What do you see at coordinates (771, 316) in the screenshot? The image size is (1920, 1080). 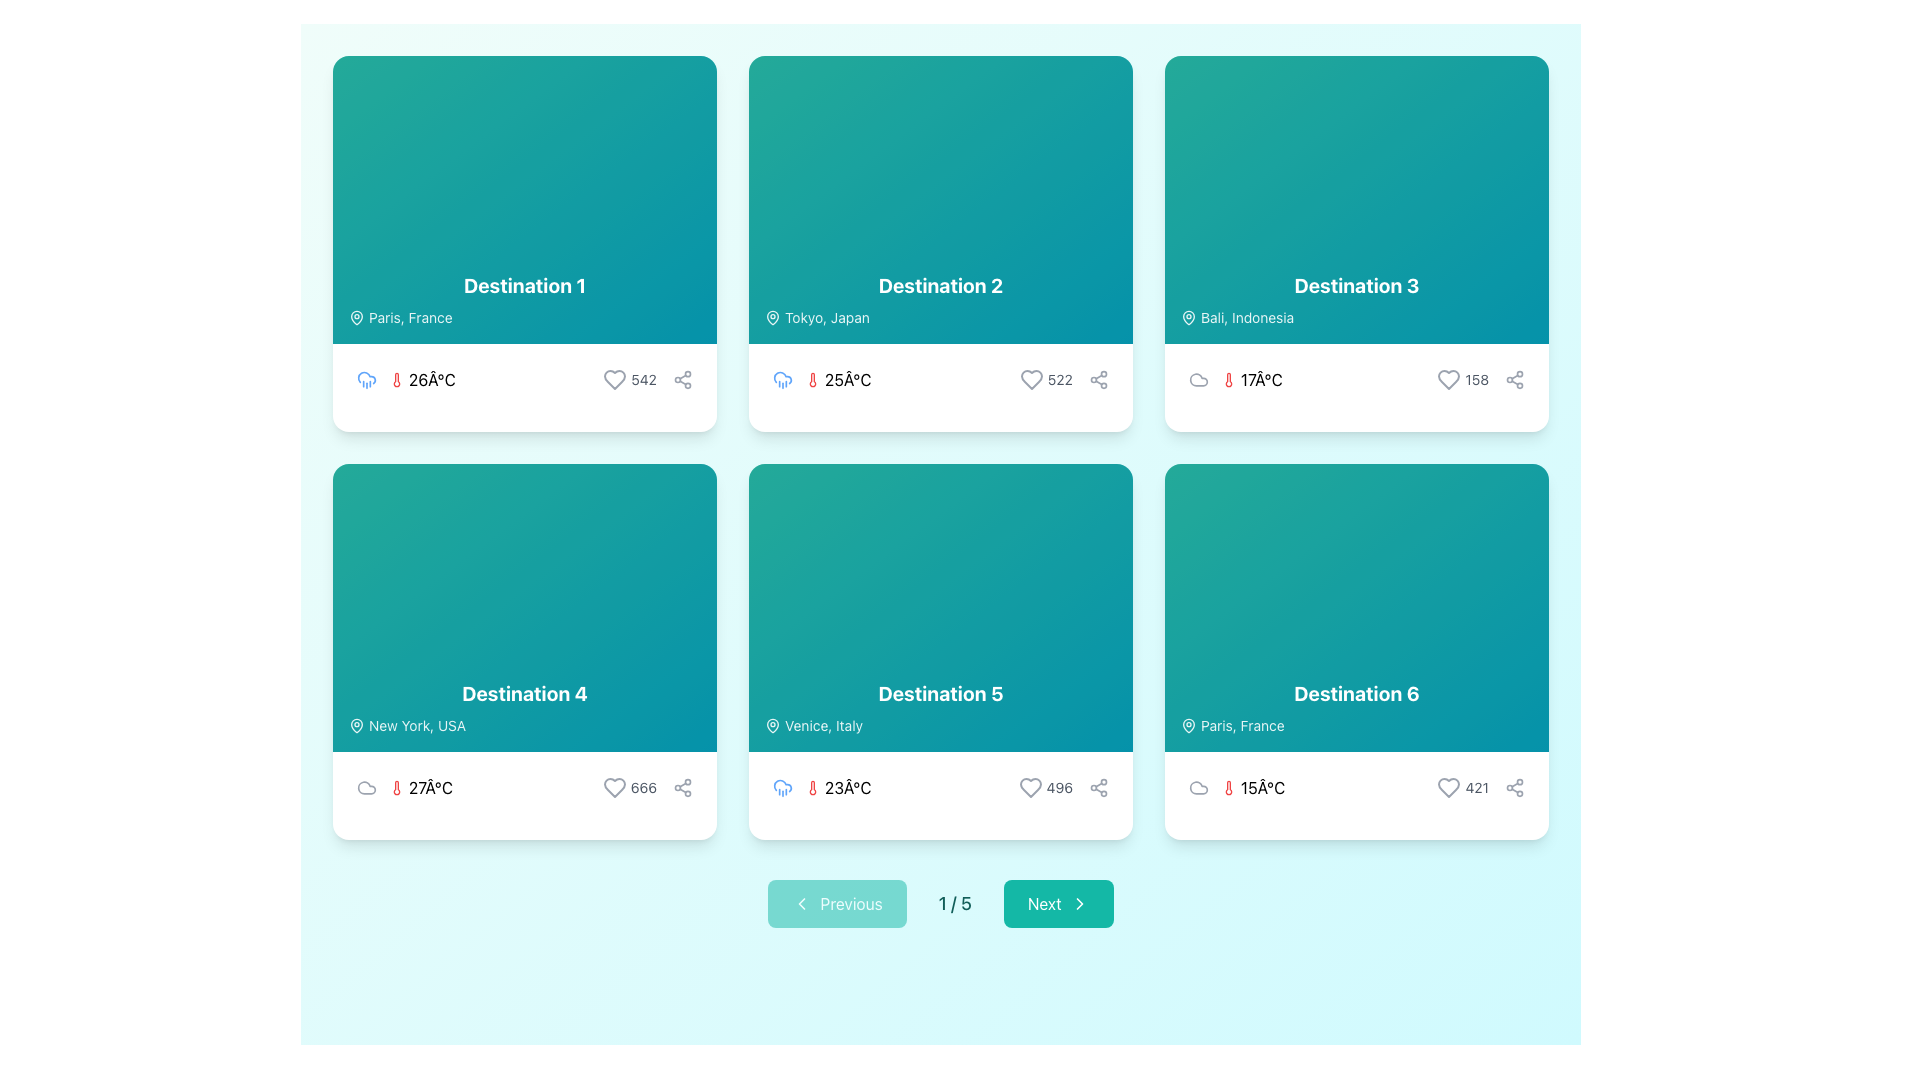 I see `the geographic location icon located at the top-left corner of the 'Destination 2' card` at bounding box center [771, 316].